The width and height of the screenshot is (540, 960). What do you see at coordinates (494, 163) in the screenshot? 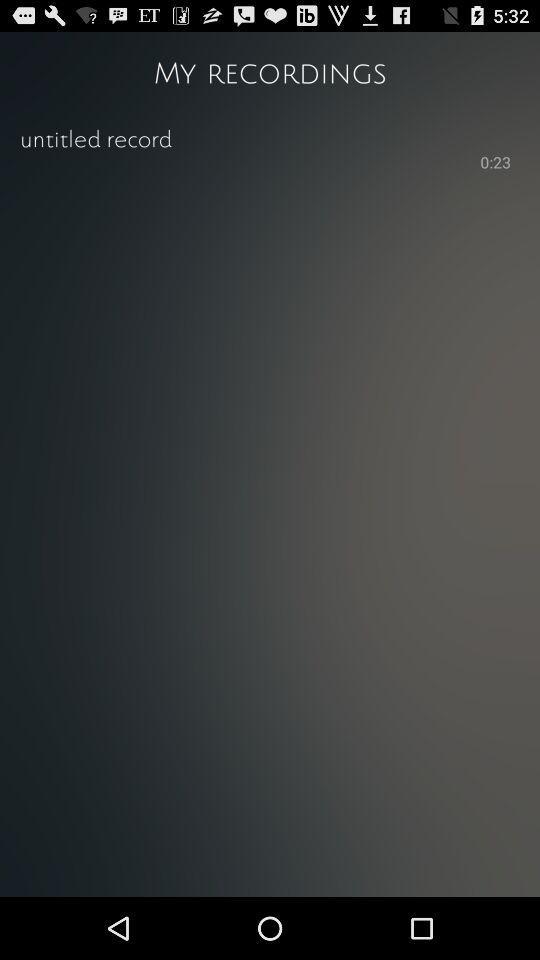
I see `the icon below the untitled record item` at bounding box center [494, 163].